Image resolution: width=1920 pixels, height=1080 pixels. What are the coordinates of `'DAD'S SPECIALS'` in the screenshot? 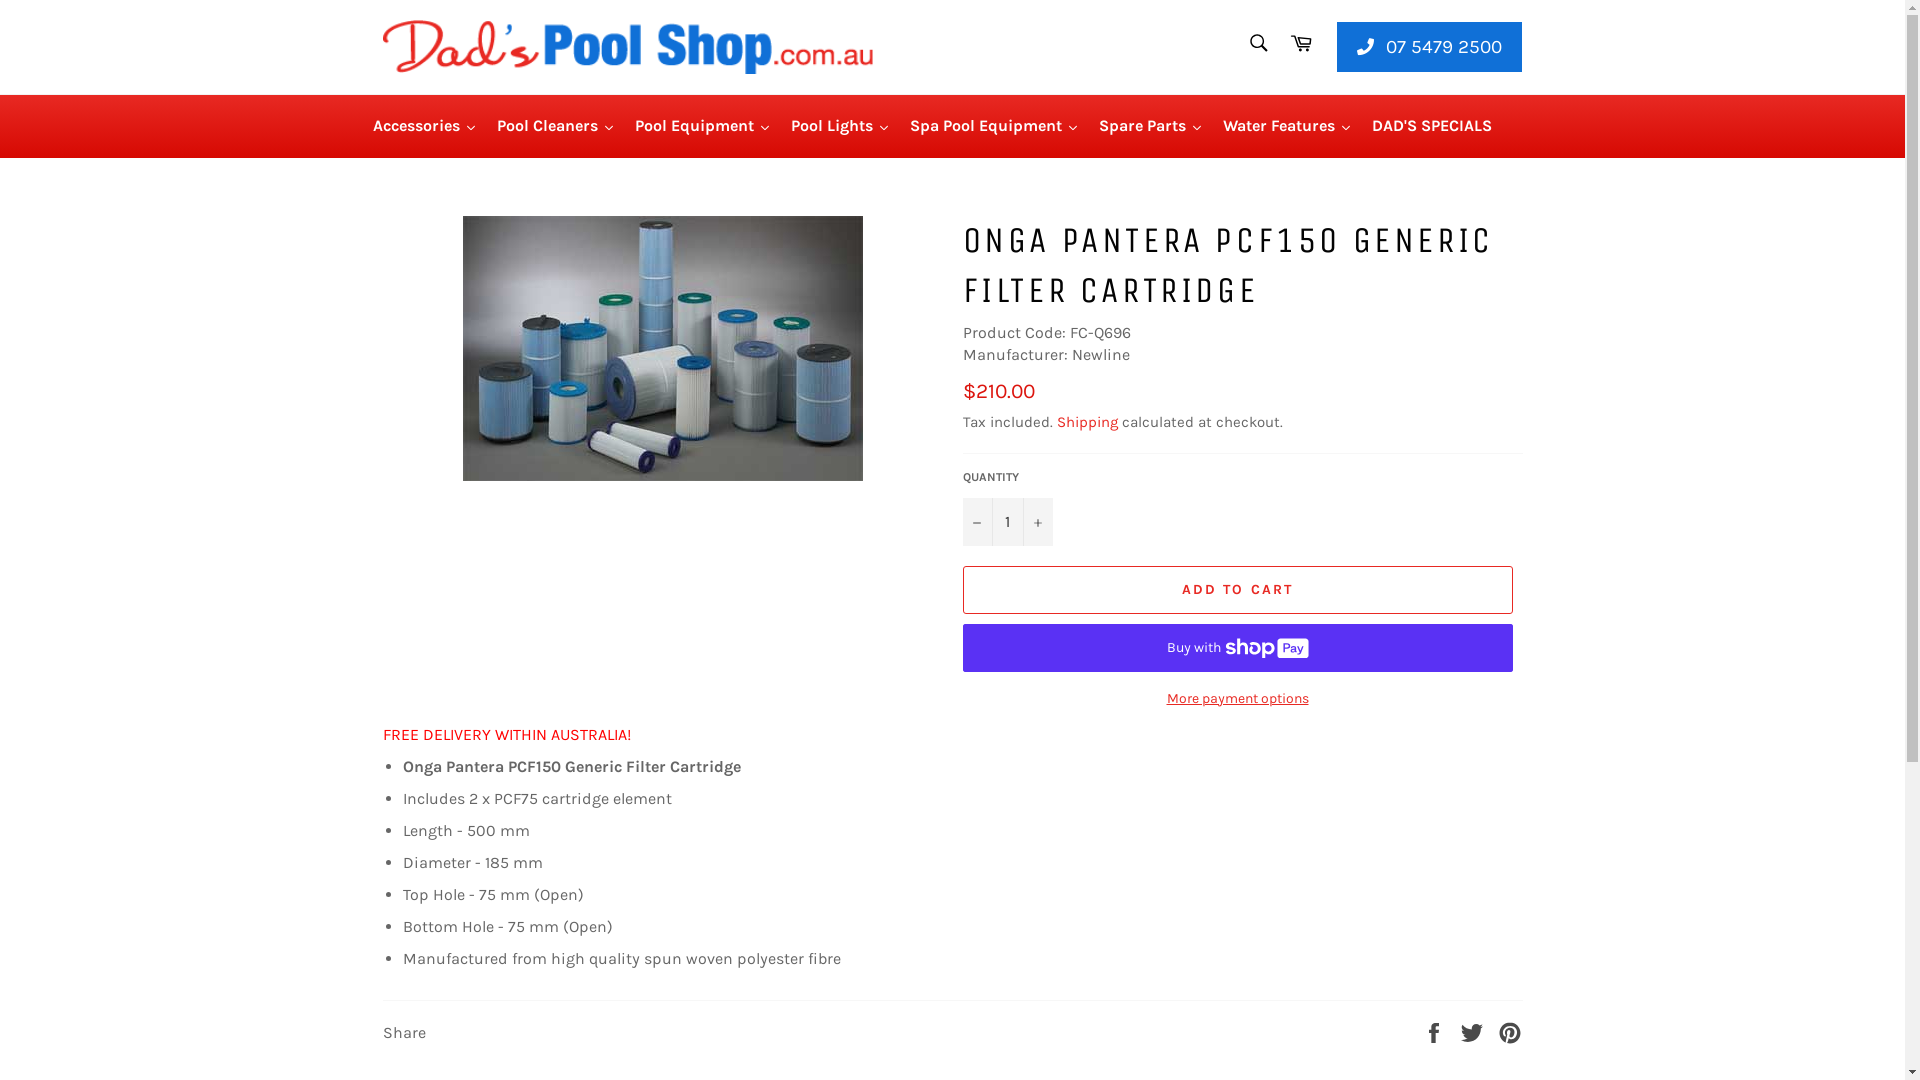 It's located at (1430, 126).